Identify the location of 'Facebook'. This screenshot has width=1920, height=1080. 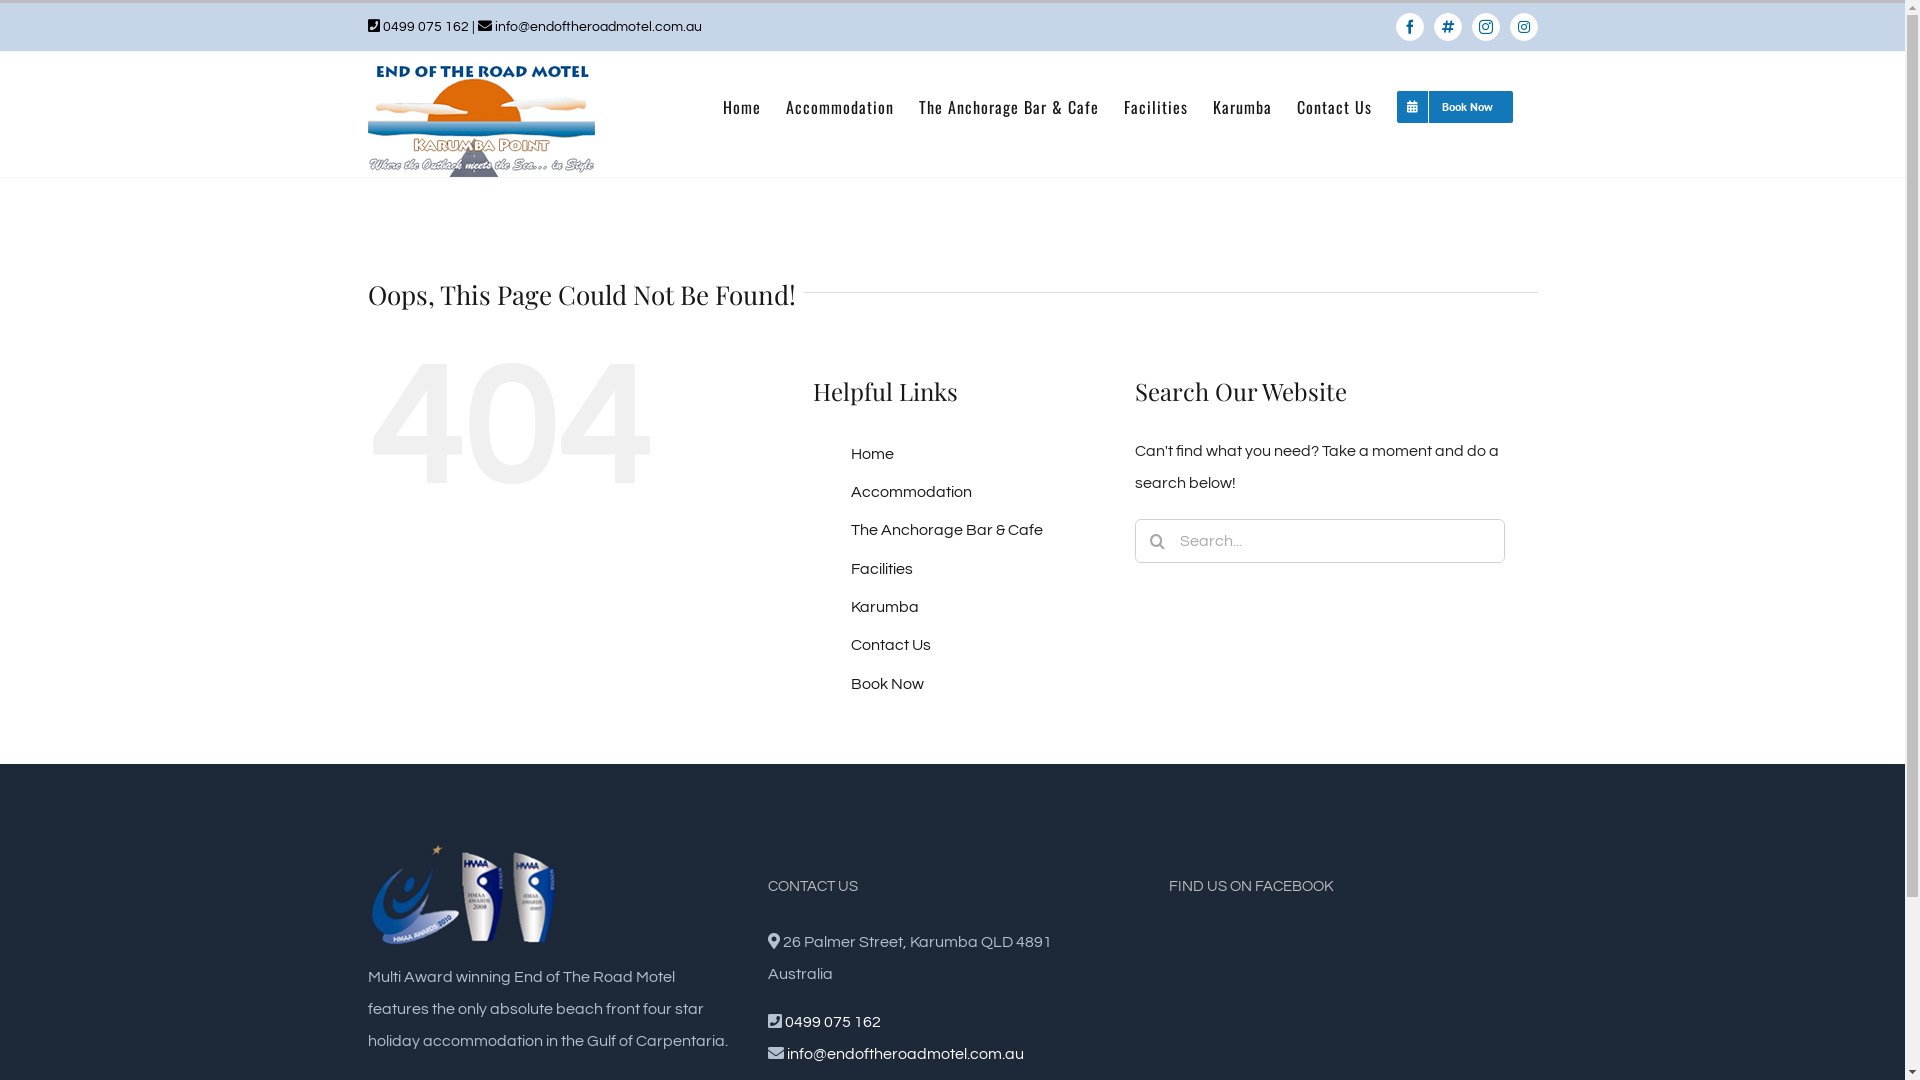
(1409, 27).